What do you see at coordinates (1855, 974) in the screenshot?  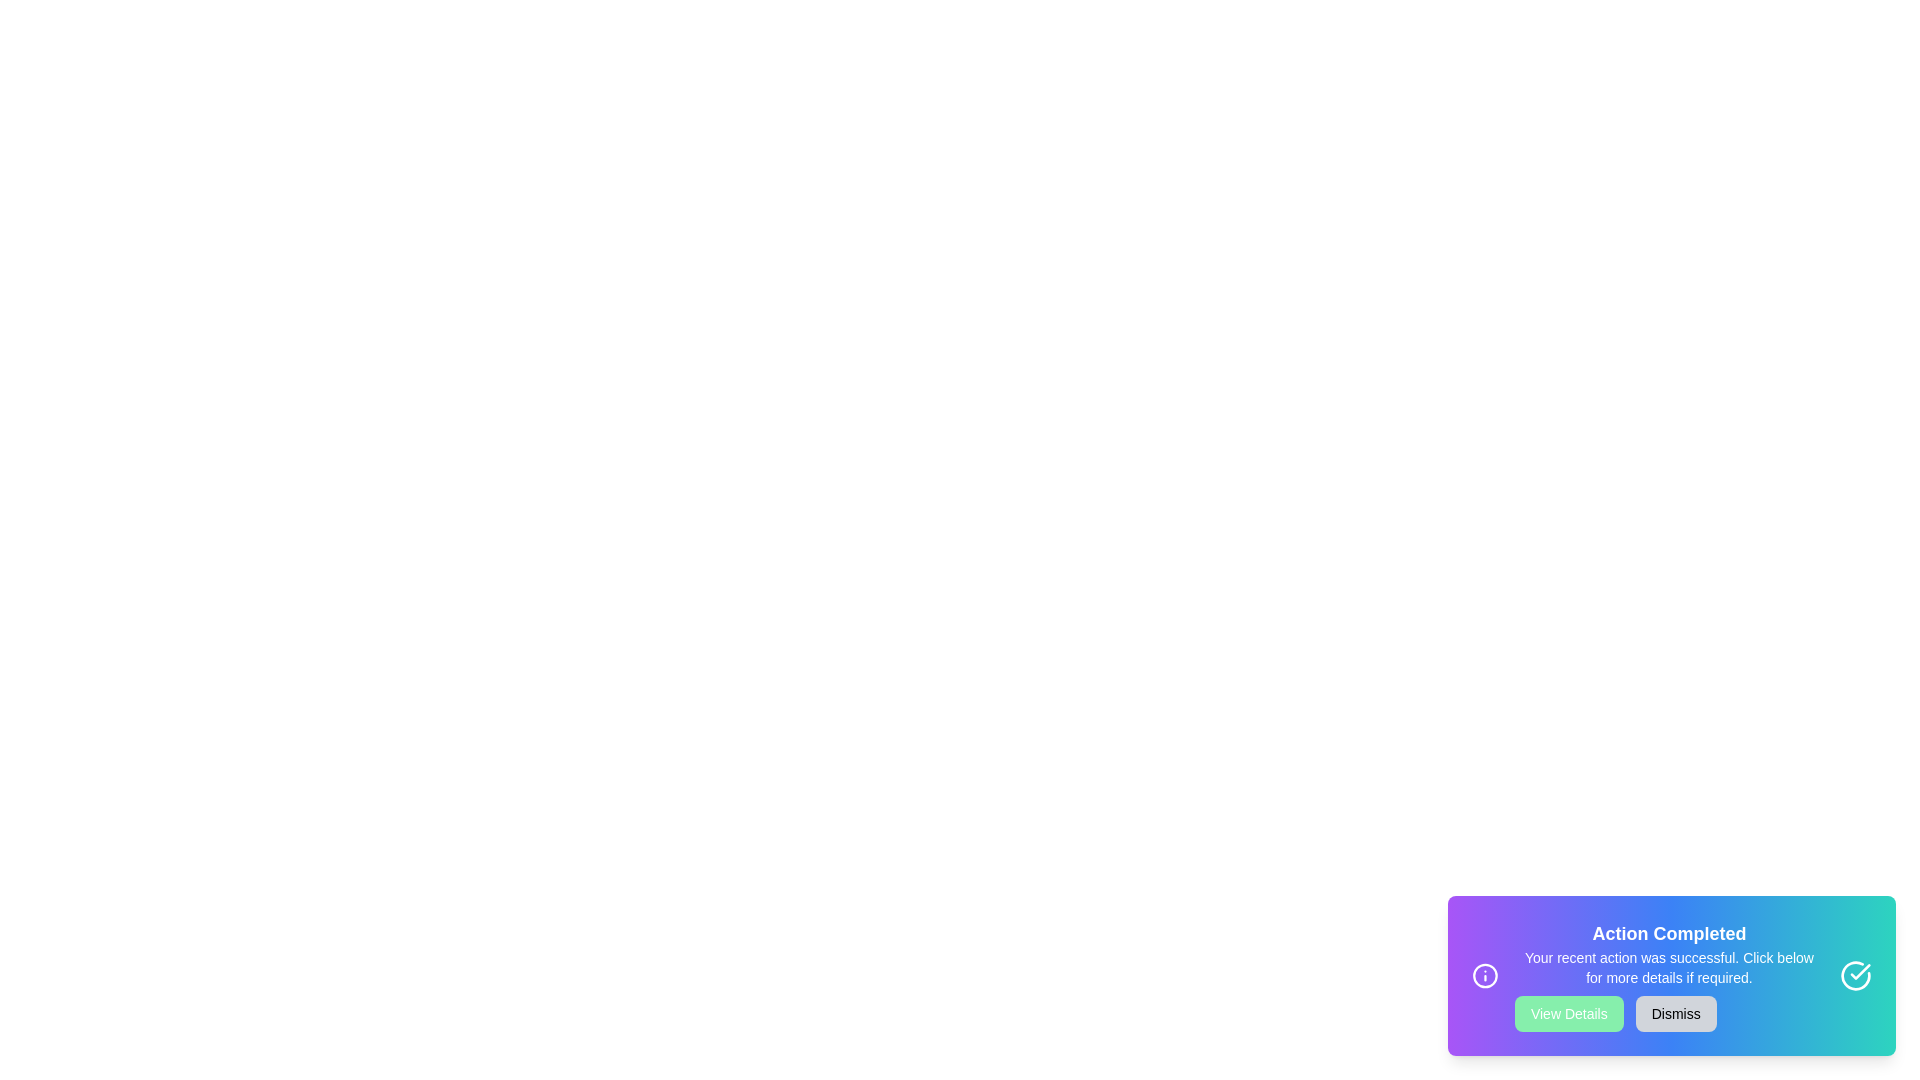 I see `the icon button (check circle) to close the snackbar` at bounding box center [1855, 974].